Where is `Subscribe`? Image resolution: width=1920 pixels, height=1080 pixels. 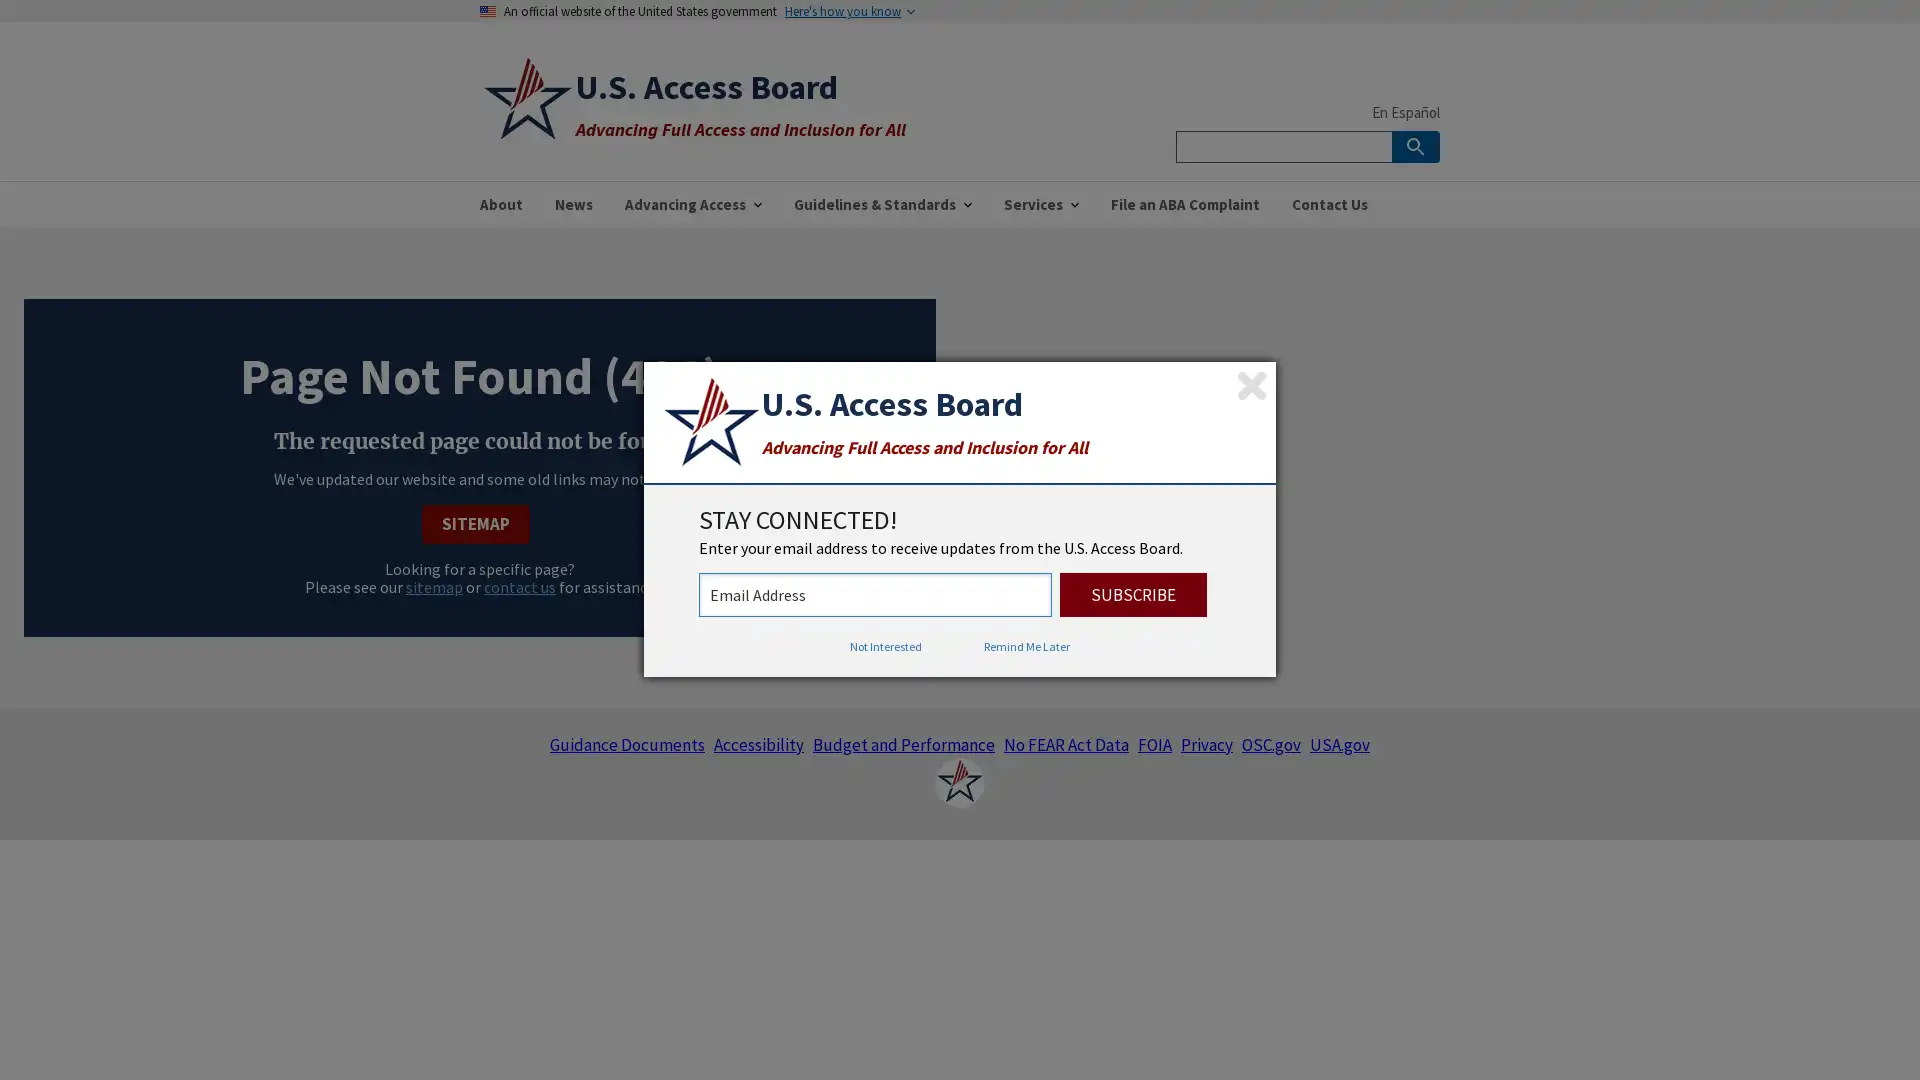 Subscribe is located at coordinates (1133, 593).